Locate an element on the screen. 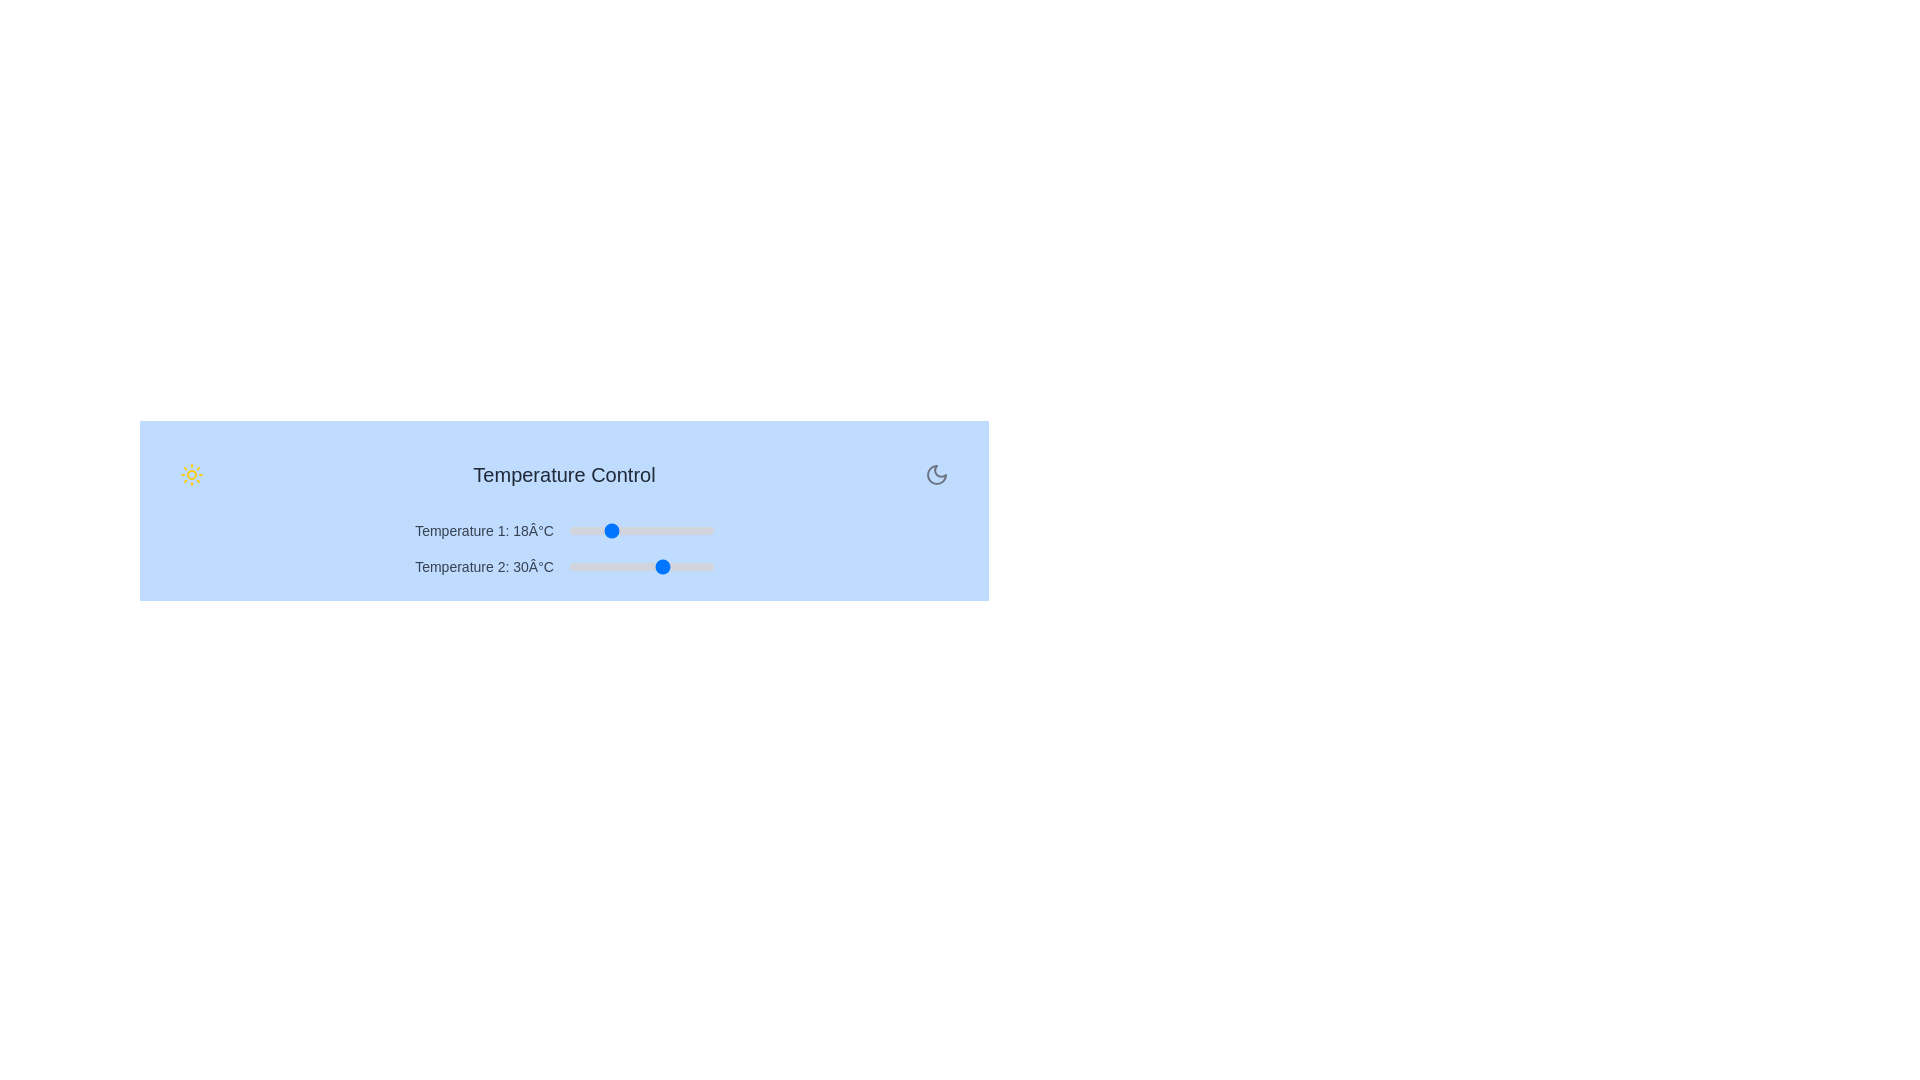  the slider handle for the 'Temperature 2' control located beneath 'Temperature 1' is located at coordinates (563, 567).